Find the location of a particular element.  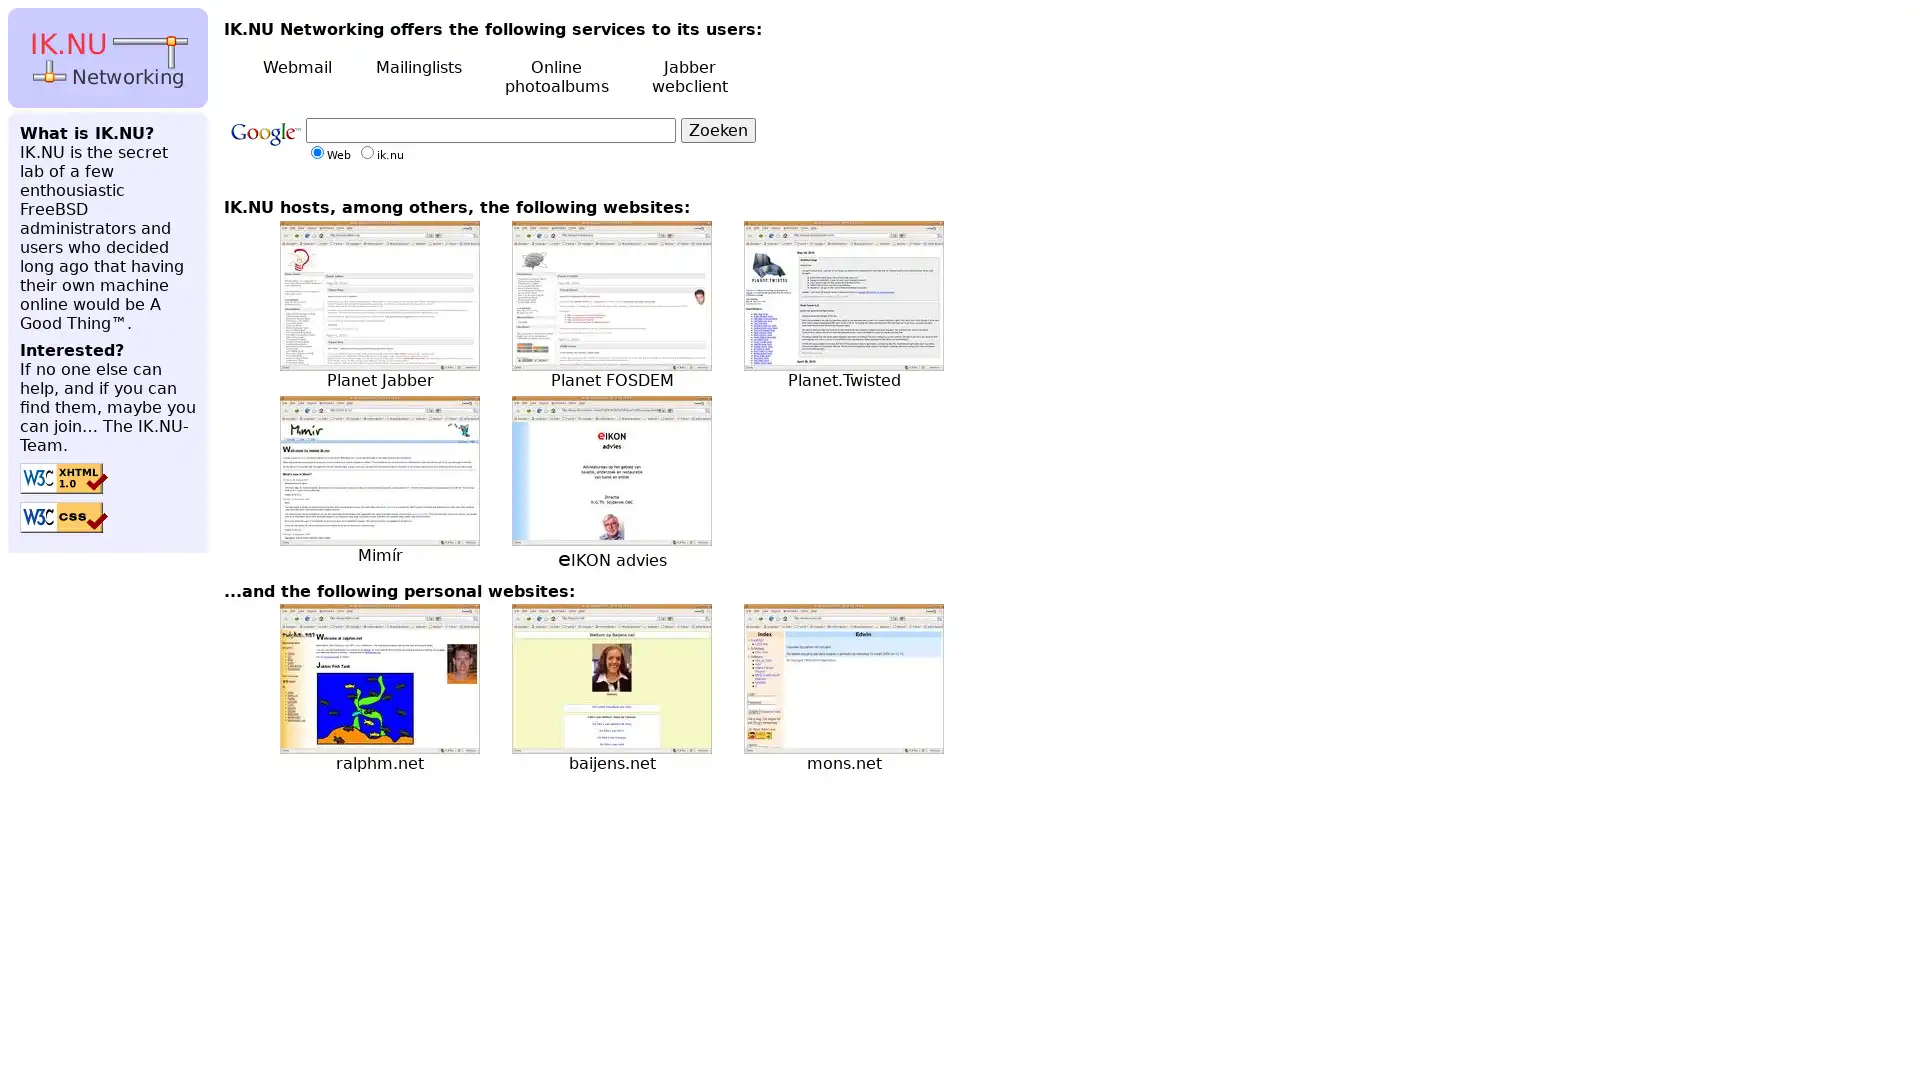

Zoeken is located at coordinates (718, 130).